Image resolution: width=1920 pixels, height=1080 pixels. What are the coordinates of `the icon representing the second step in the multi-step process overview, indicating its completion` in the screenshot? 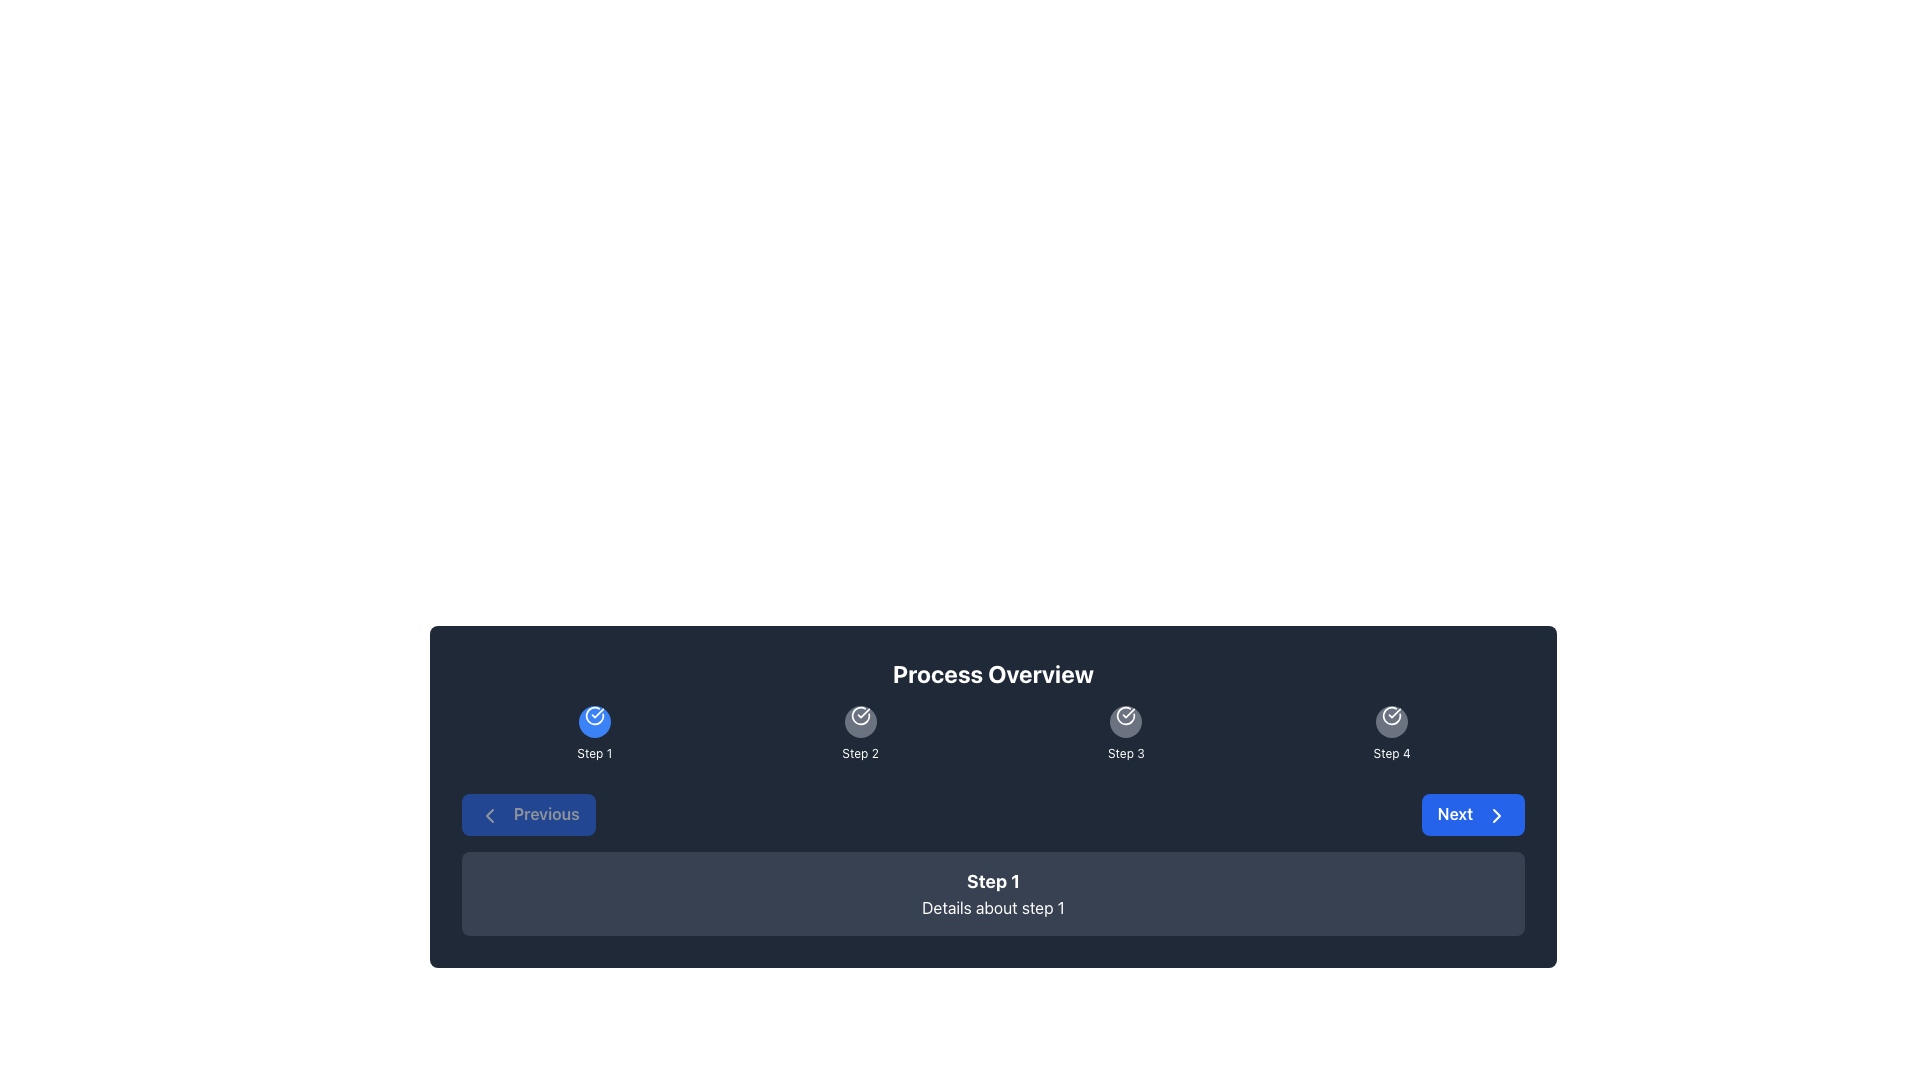 It's located at (860, 733).